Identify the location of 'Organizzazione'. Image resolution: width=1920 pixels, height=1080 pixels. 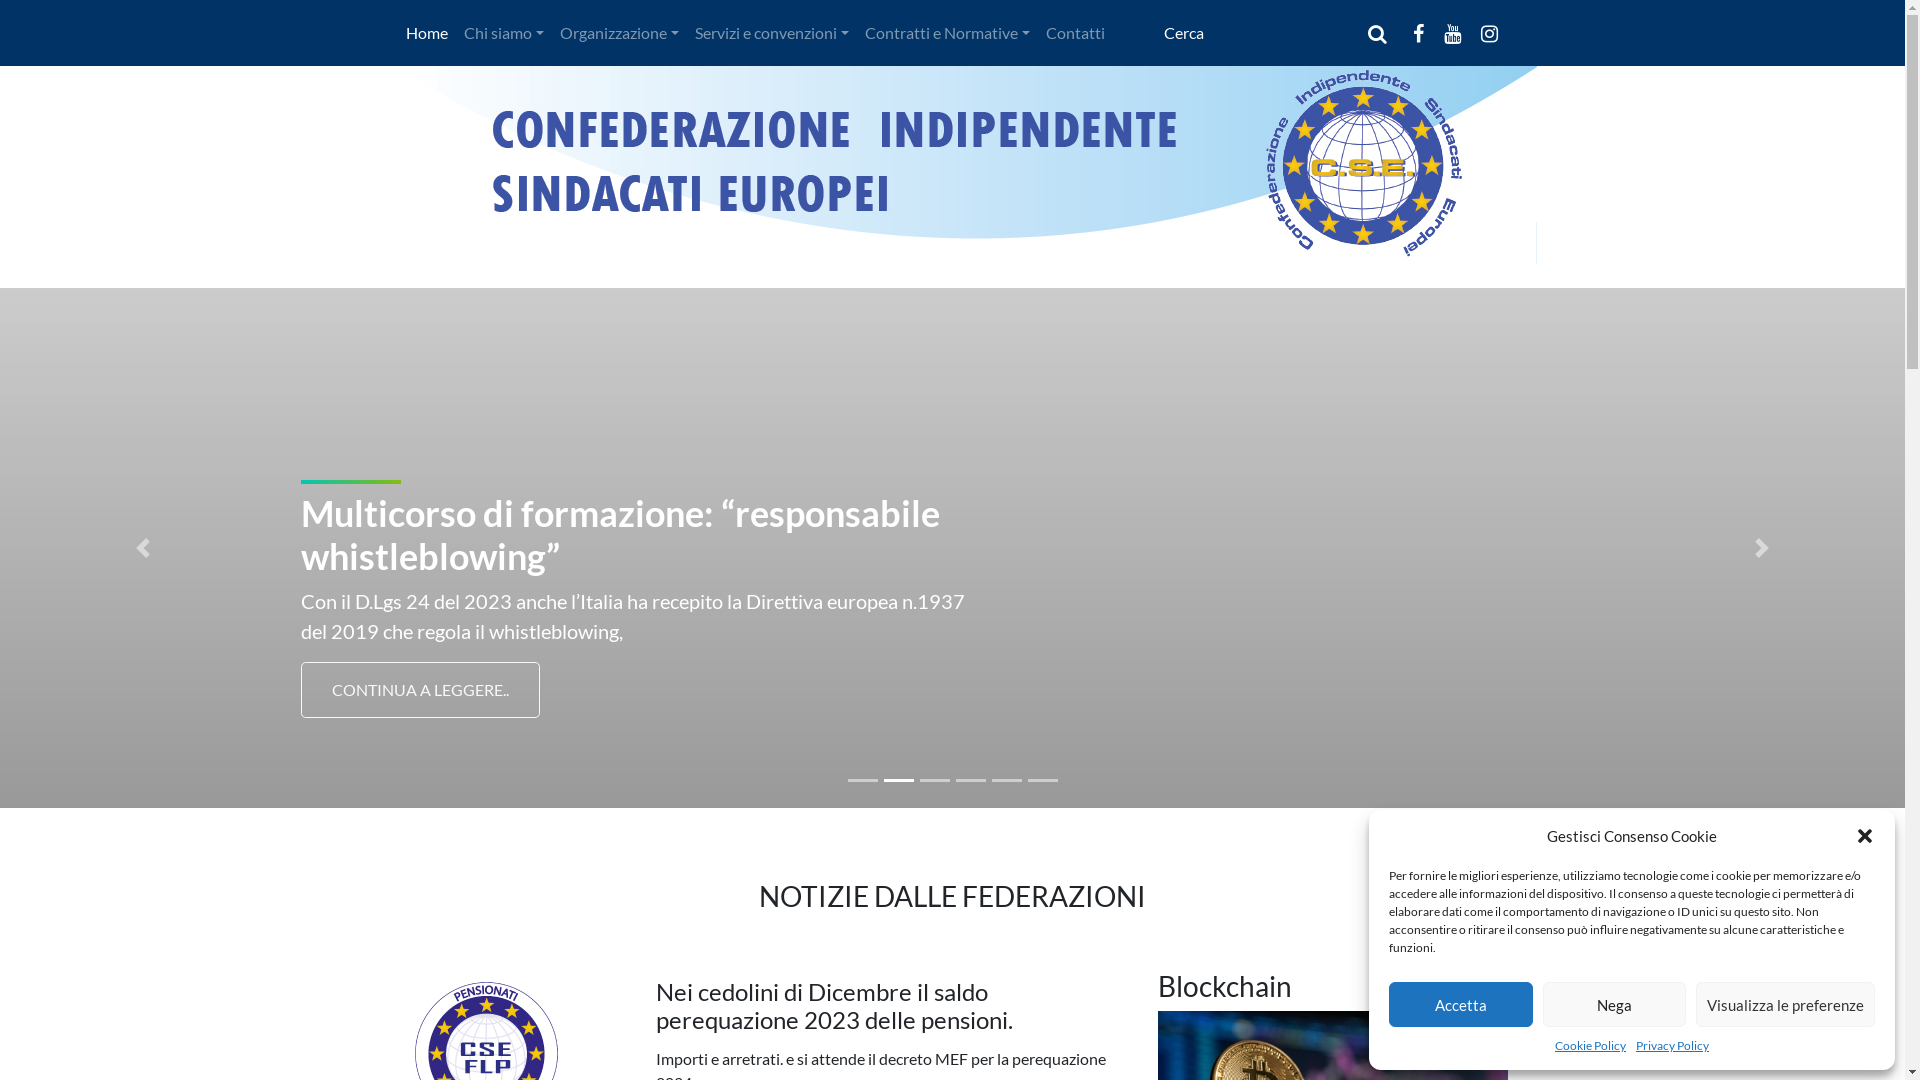
(618, 33).